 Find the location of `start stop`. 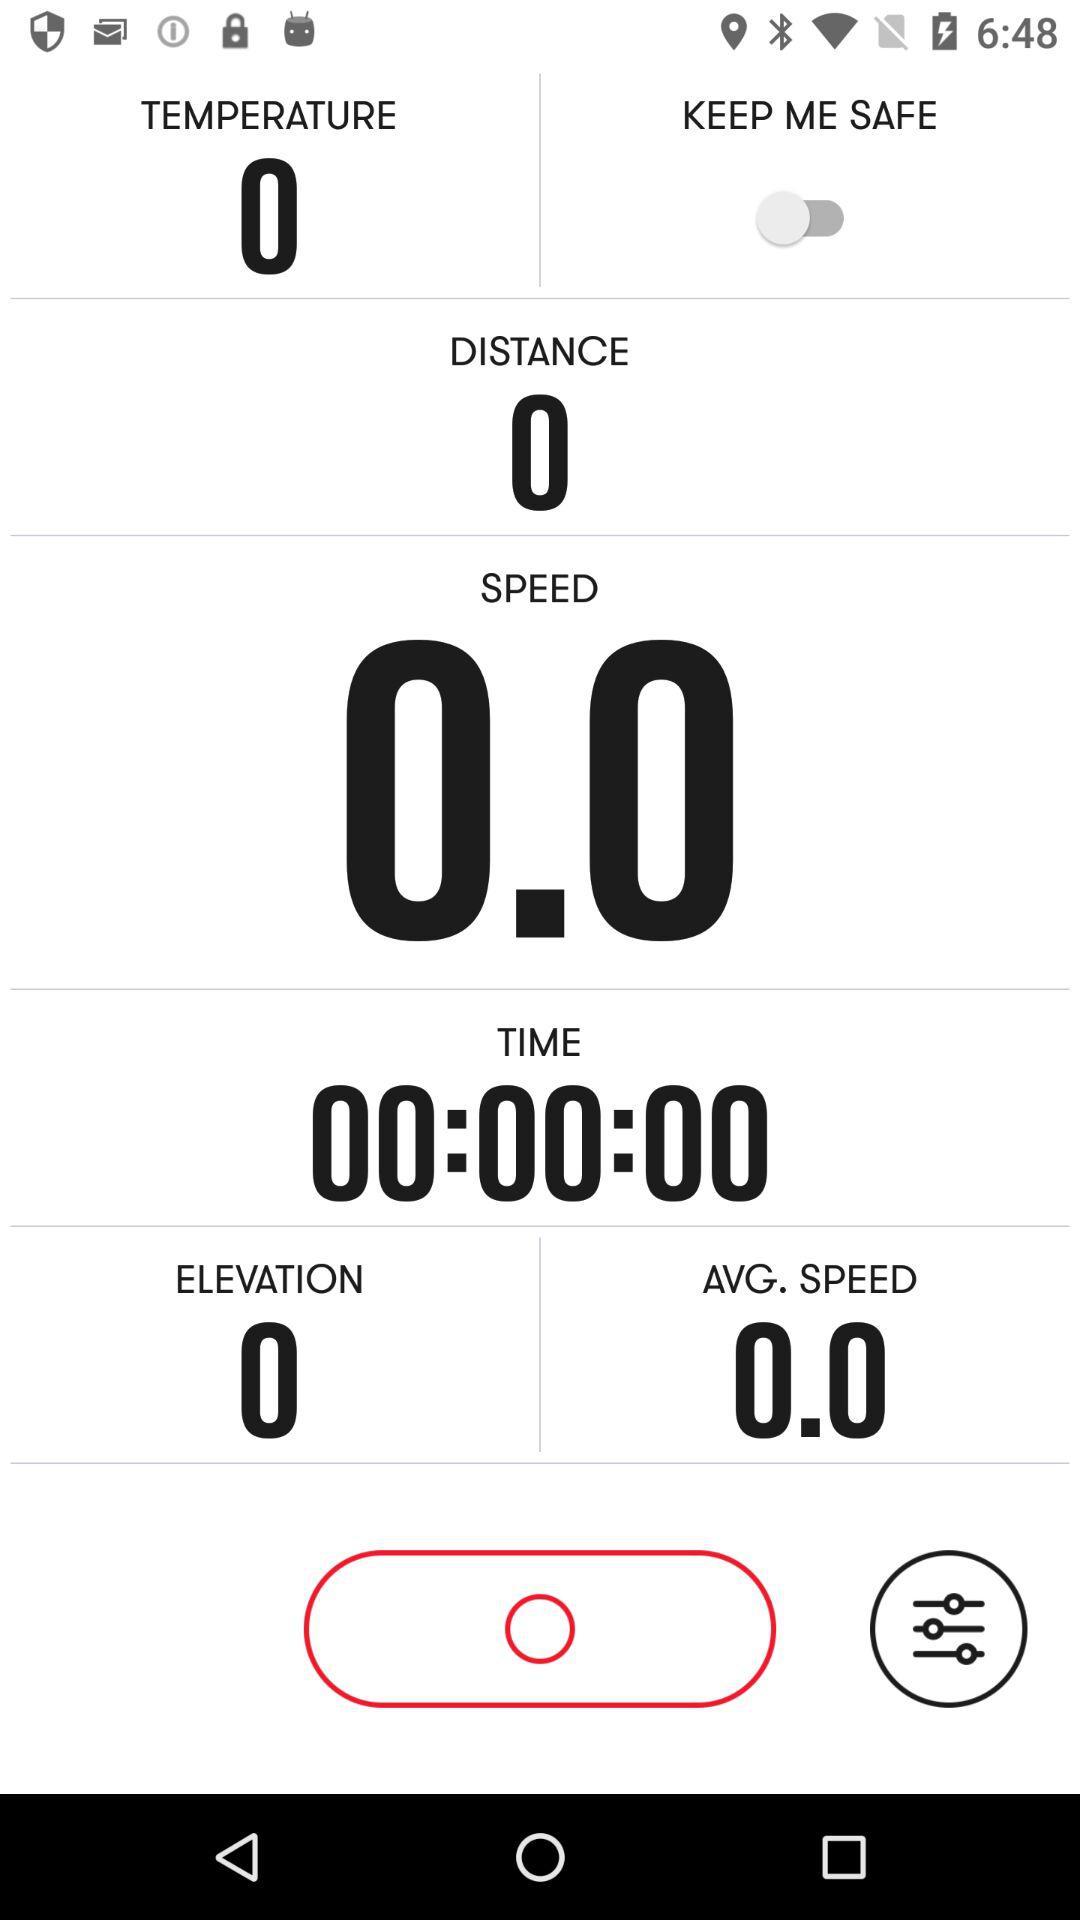

start stop is located at coordinates (540, 1628).